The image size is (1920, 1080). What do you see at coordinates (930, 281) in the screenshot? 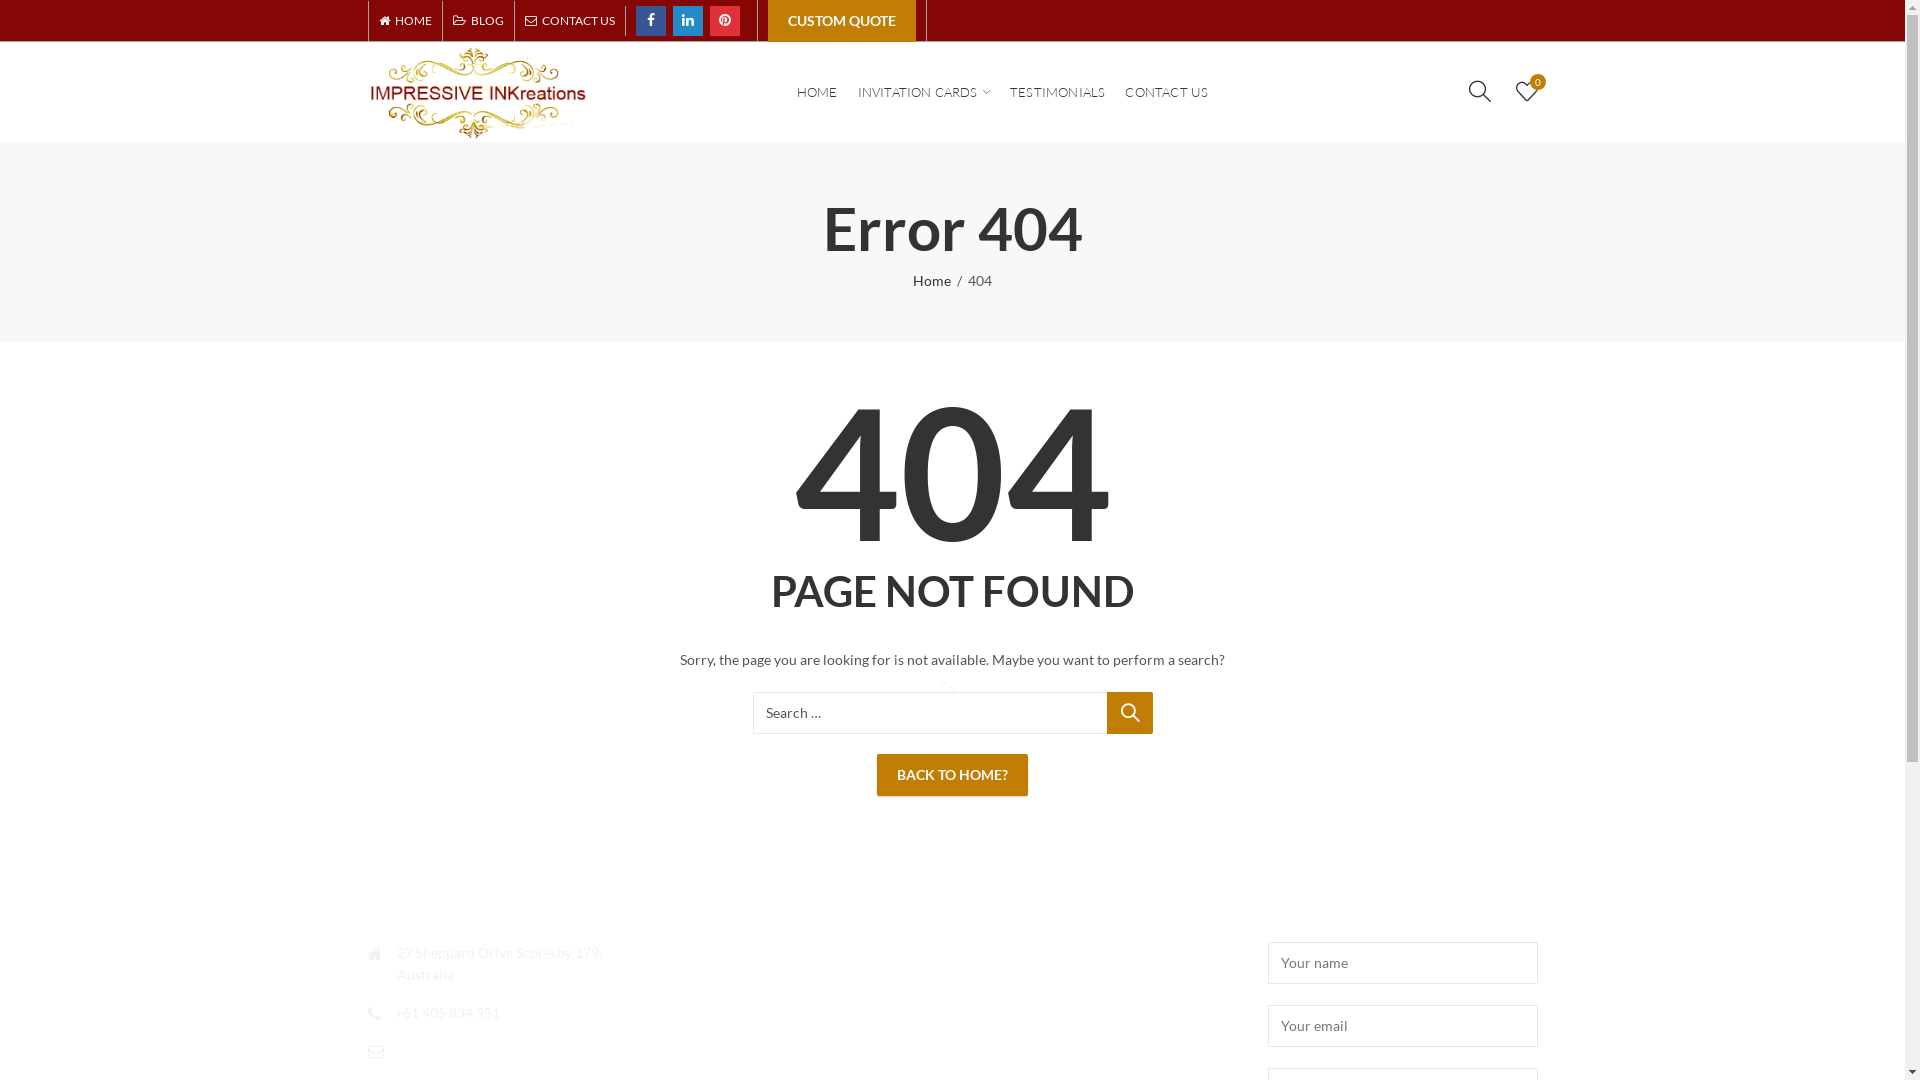
I see `'Home'` at bounding box center [930, 281].